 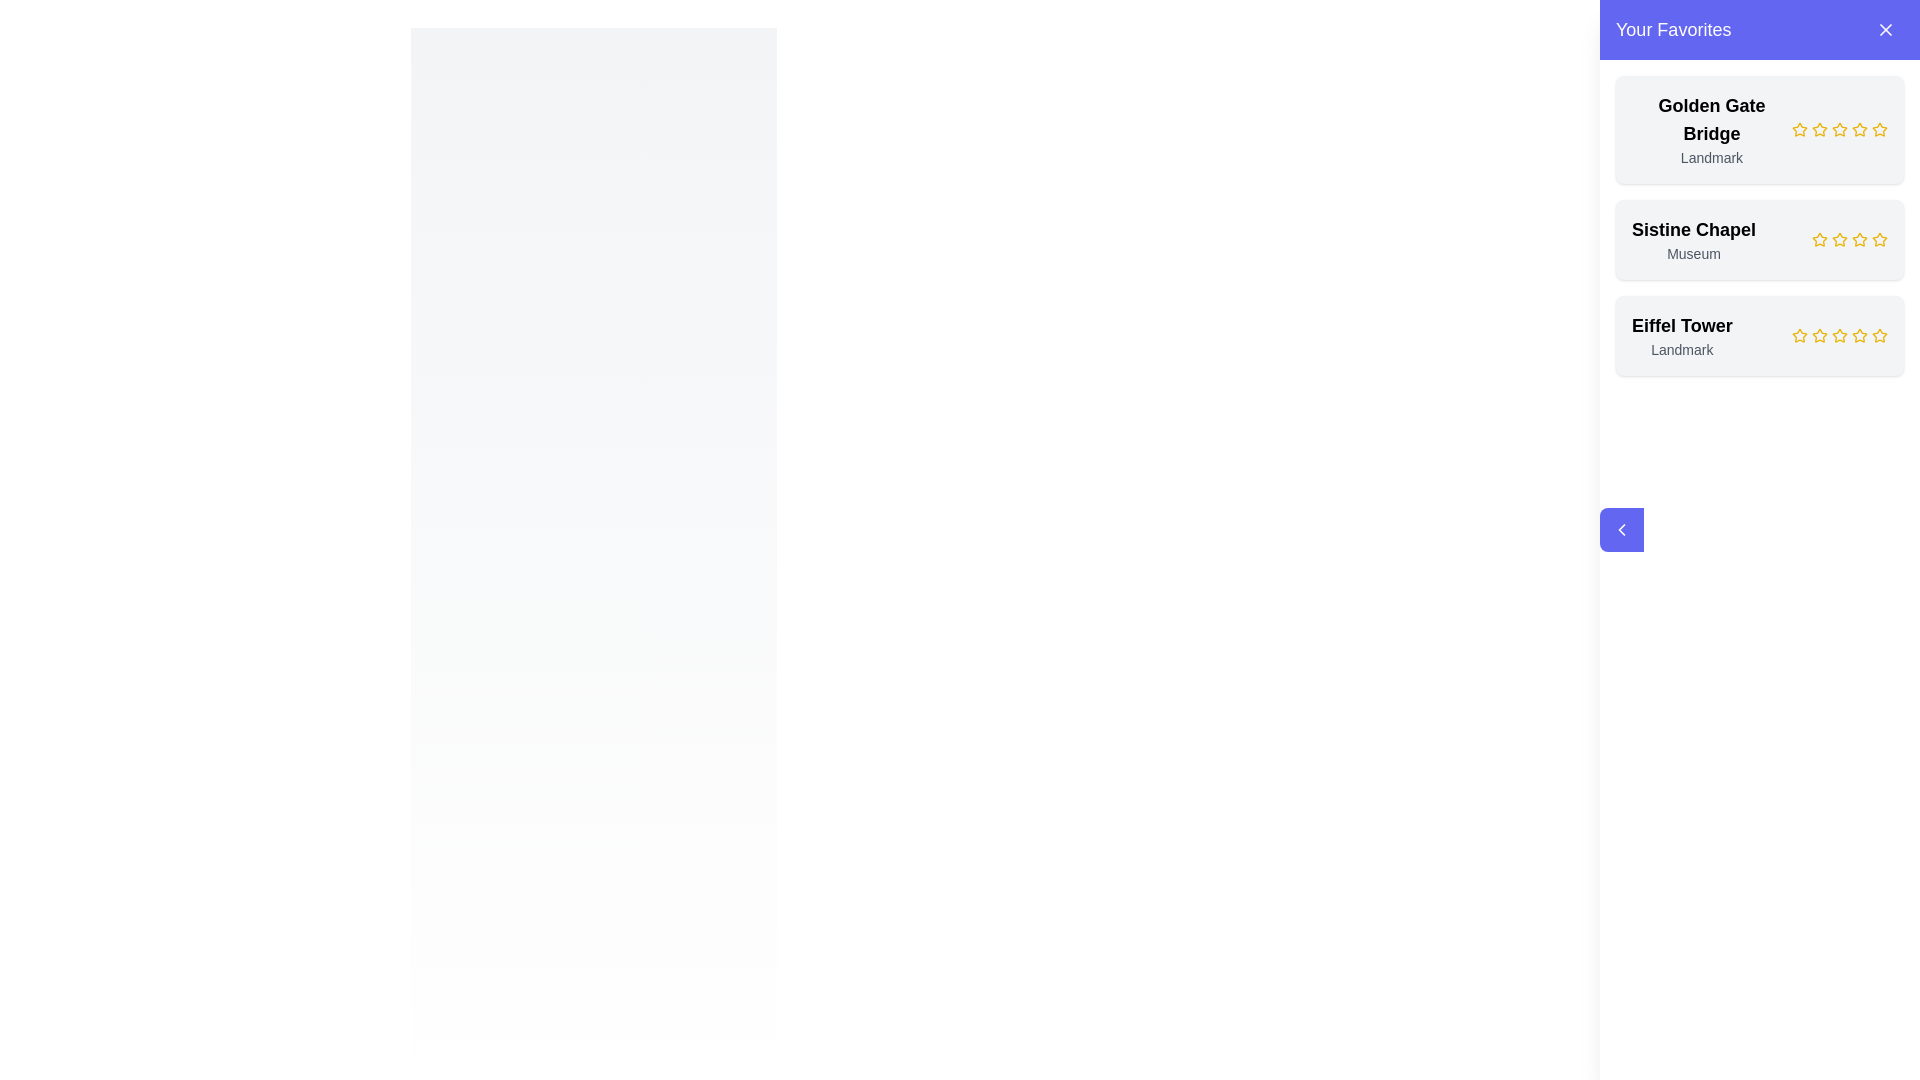 I want to click on the 'Your Favorites' text label located in the purple header of the side panel, positioned towards the left side, adjacent to the close button, so click(x=1673, y=30).